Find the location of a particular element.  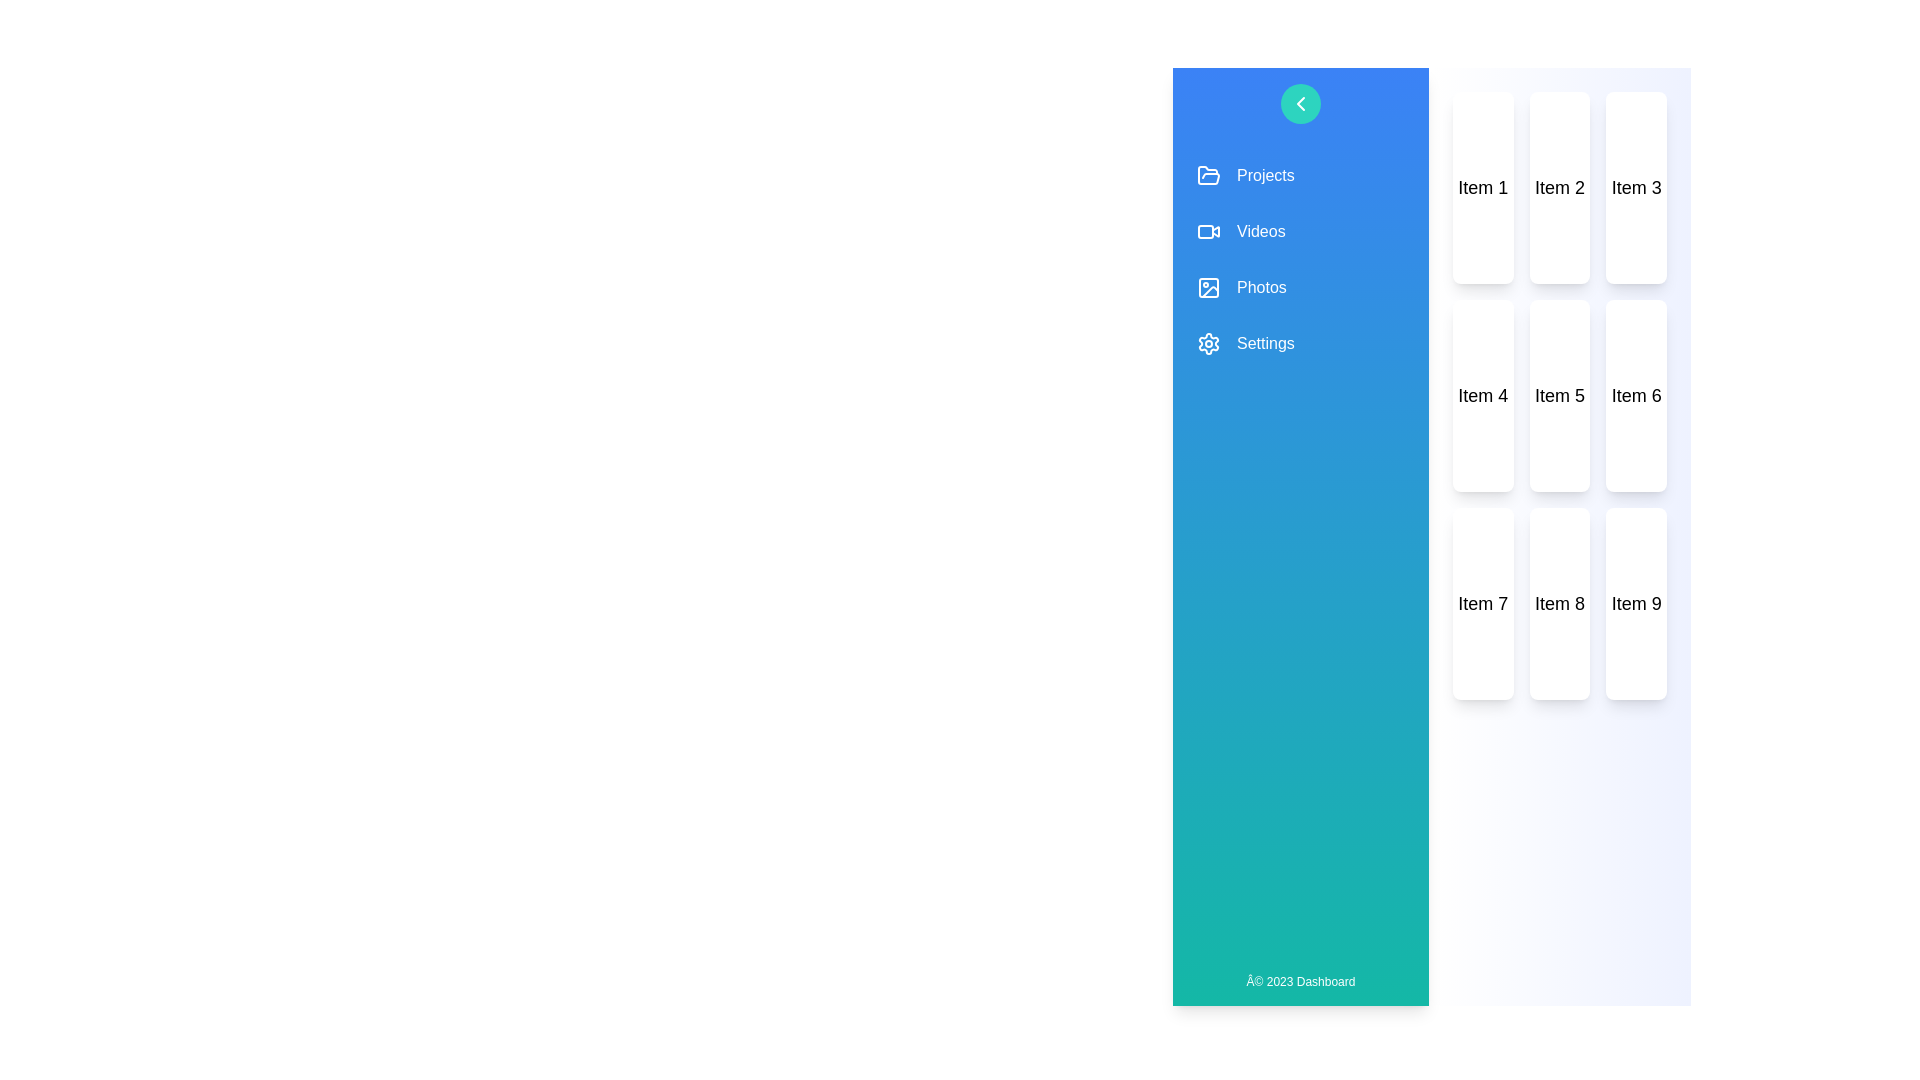

the sidebar menu item labeled Videos is located at coordinates (1300, 230).